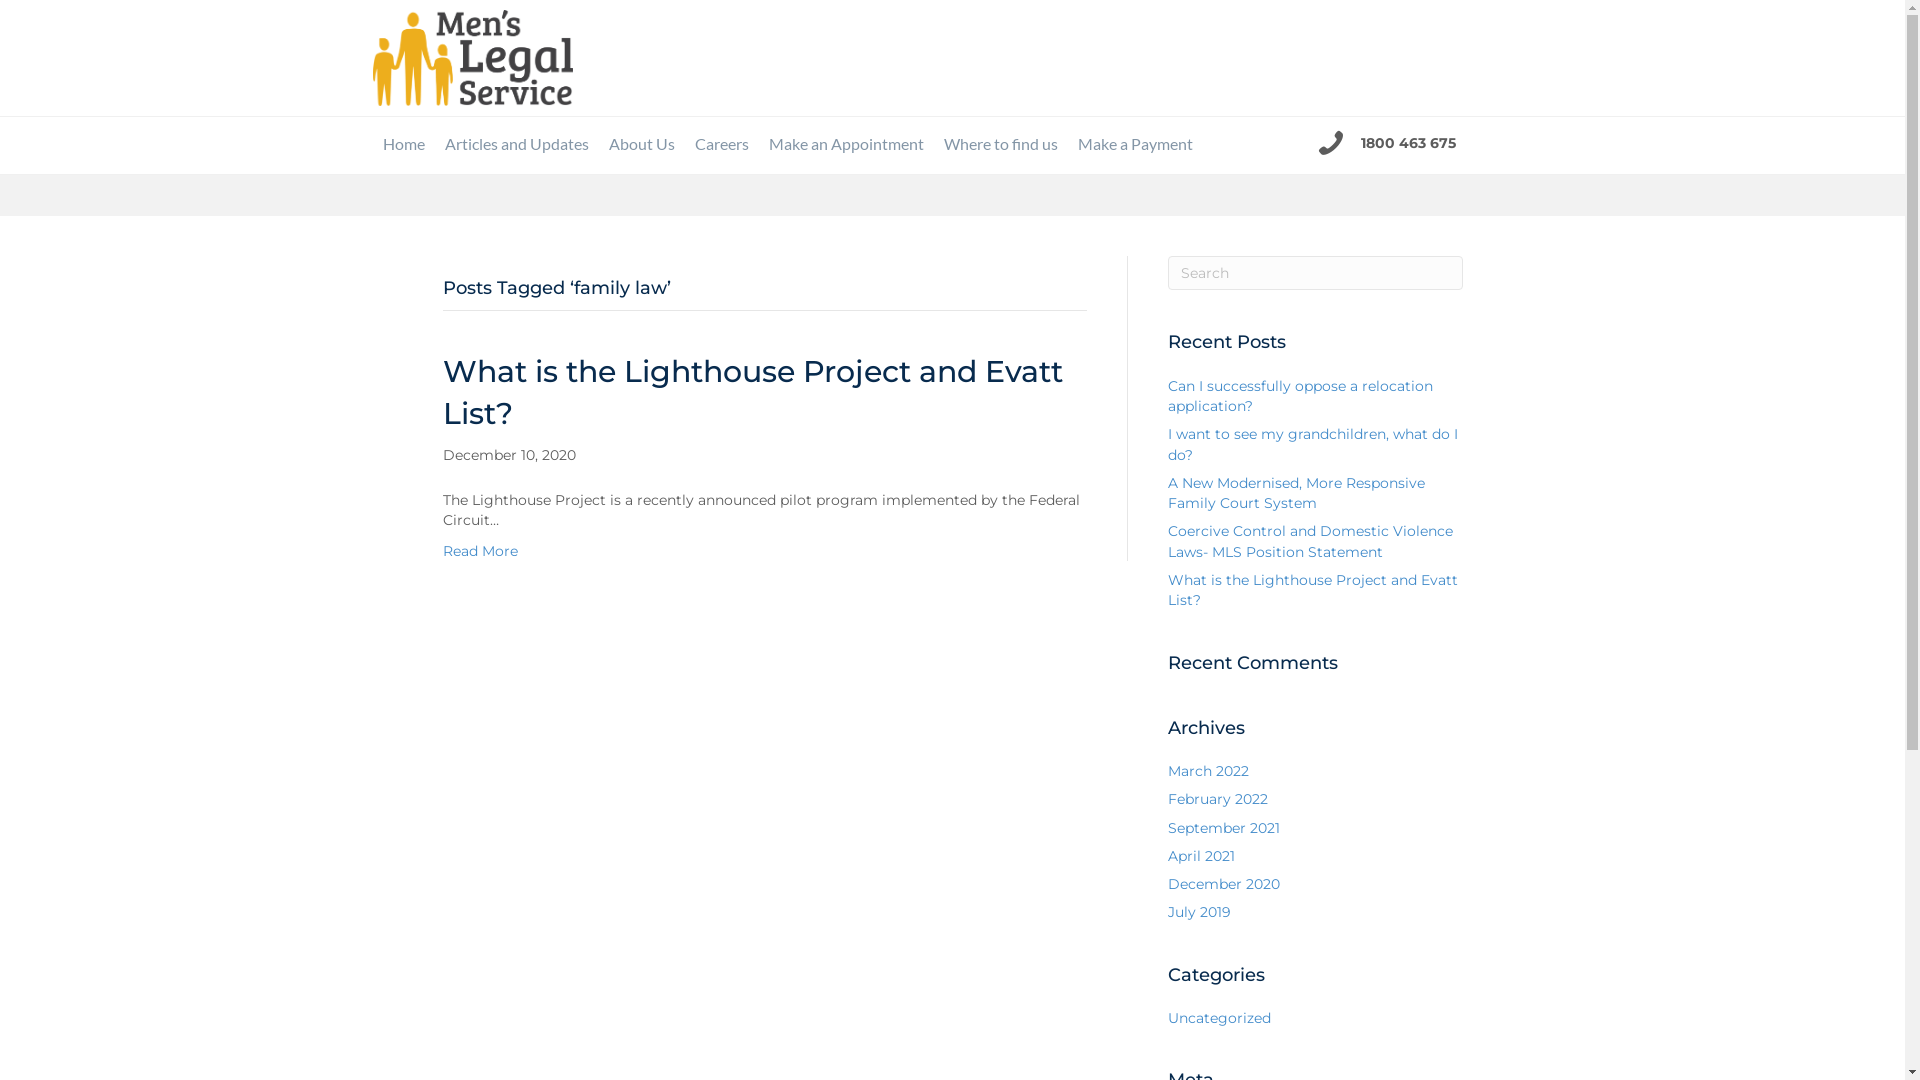 This screenshot has height=1080, width=1920. Describe the element at coordinates (1223, 882) in the screenshot. I see `'December 2020'` at that location.